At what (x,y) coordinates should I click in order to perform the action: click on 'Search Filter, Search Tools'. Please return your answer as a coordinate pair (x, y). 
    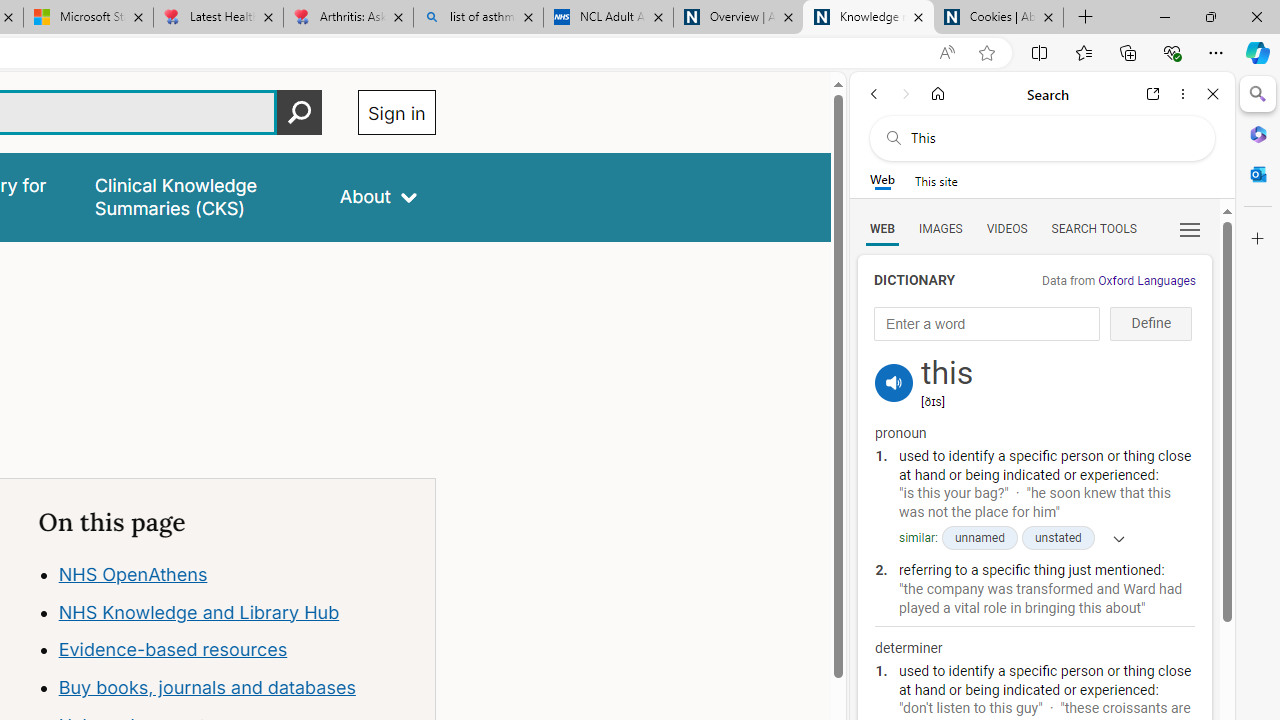
    Looking at the image, I should click on (1092, 227).